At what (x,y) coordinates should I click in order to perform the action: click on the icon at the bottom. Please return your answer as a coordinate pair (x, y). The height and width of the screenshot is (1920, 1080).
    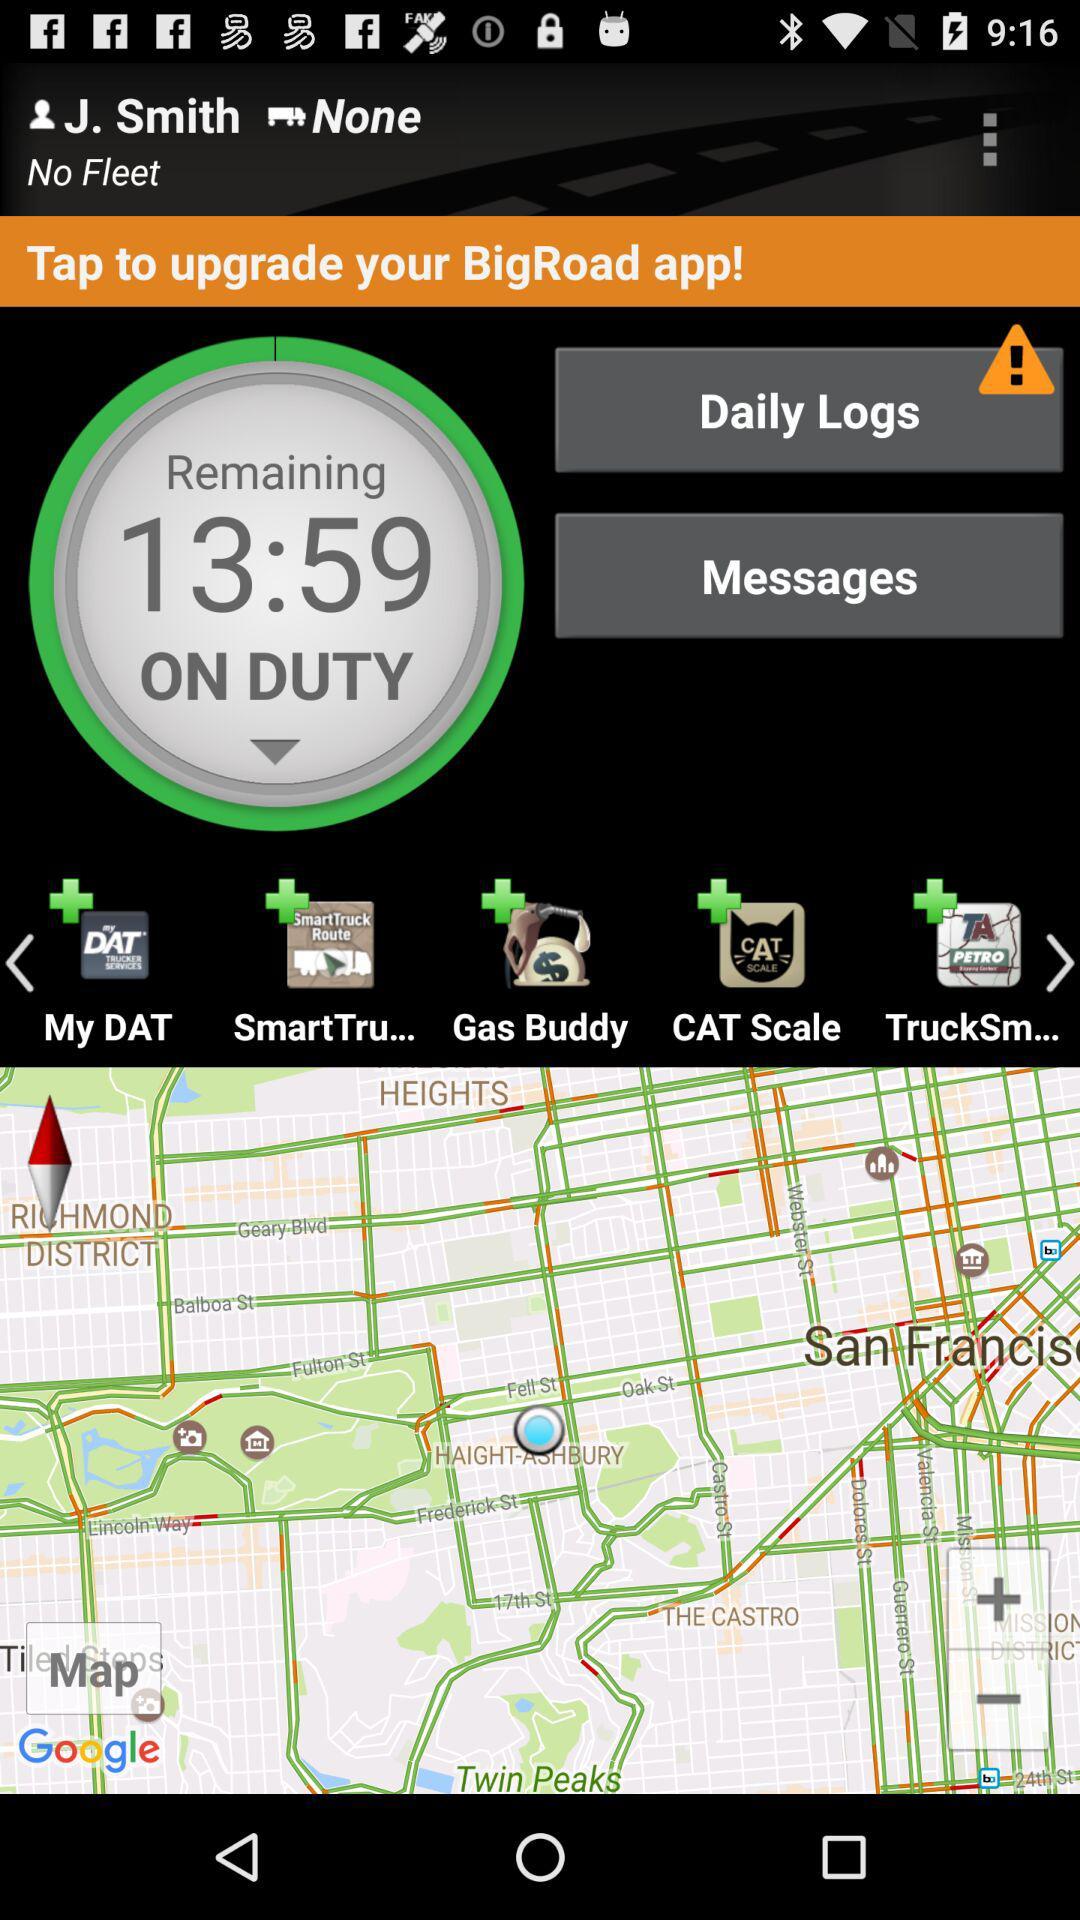
    Looking at the image, I should click on (540, 1429).